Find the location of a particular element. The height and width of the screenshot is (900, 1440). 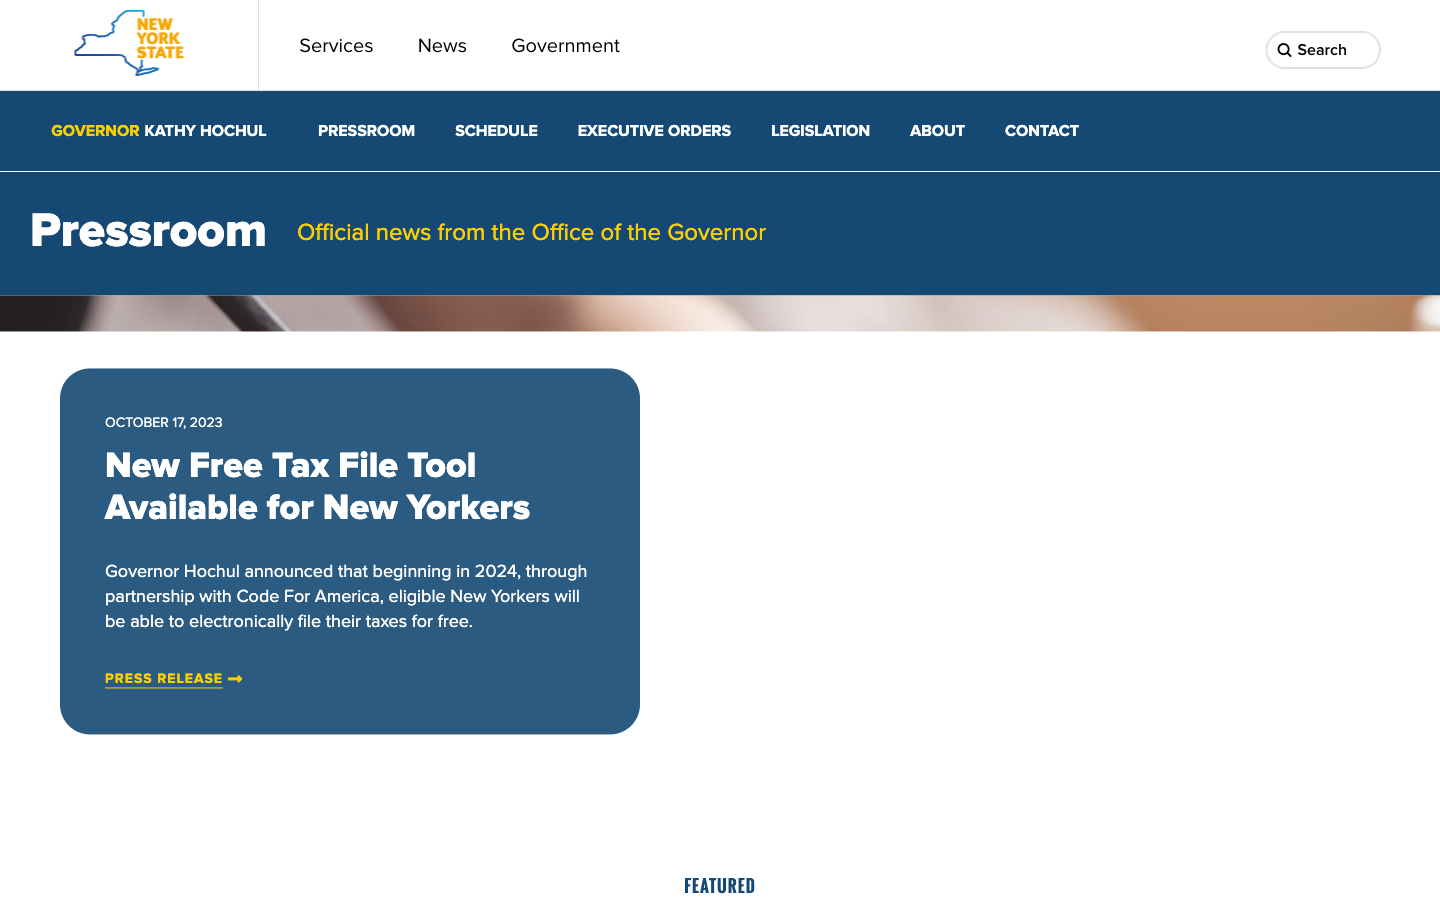

Contact the office of Governor Kathy Hochul by clicking on the contact button is located at coordinates (1041, 131).